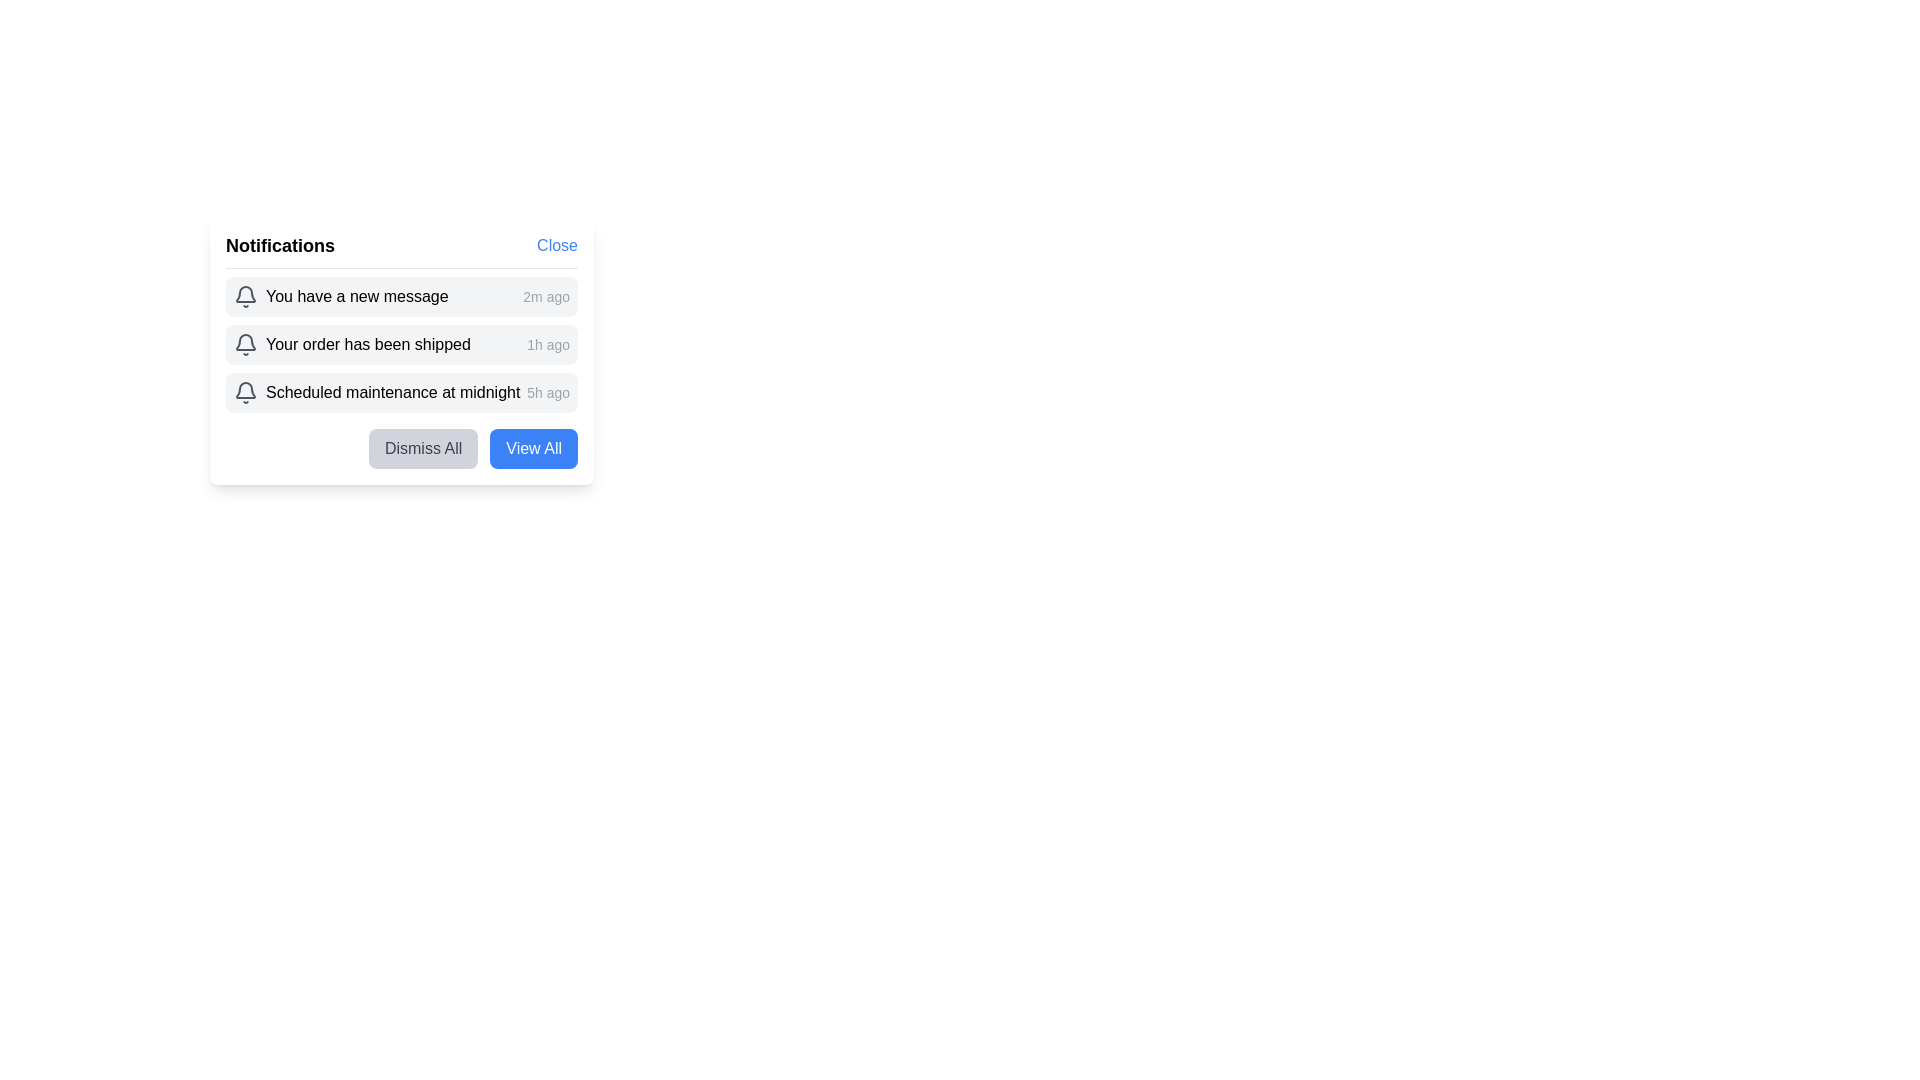 The width and height of the screenshot is (1920, 1080). I want to click on the timestamp label indicating that the associated notification occurred approximately one hour ago, which is located to the right within the notification titled 'Your order has been shipped', so click(548, 343).